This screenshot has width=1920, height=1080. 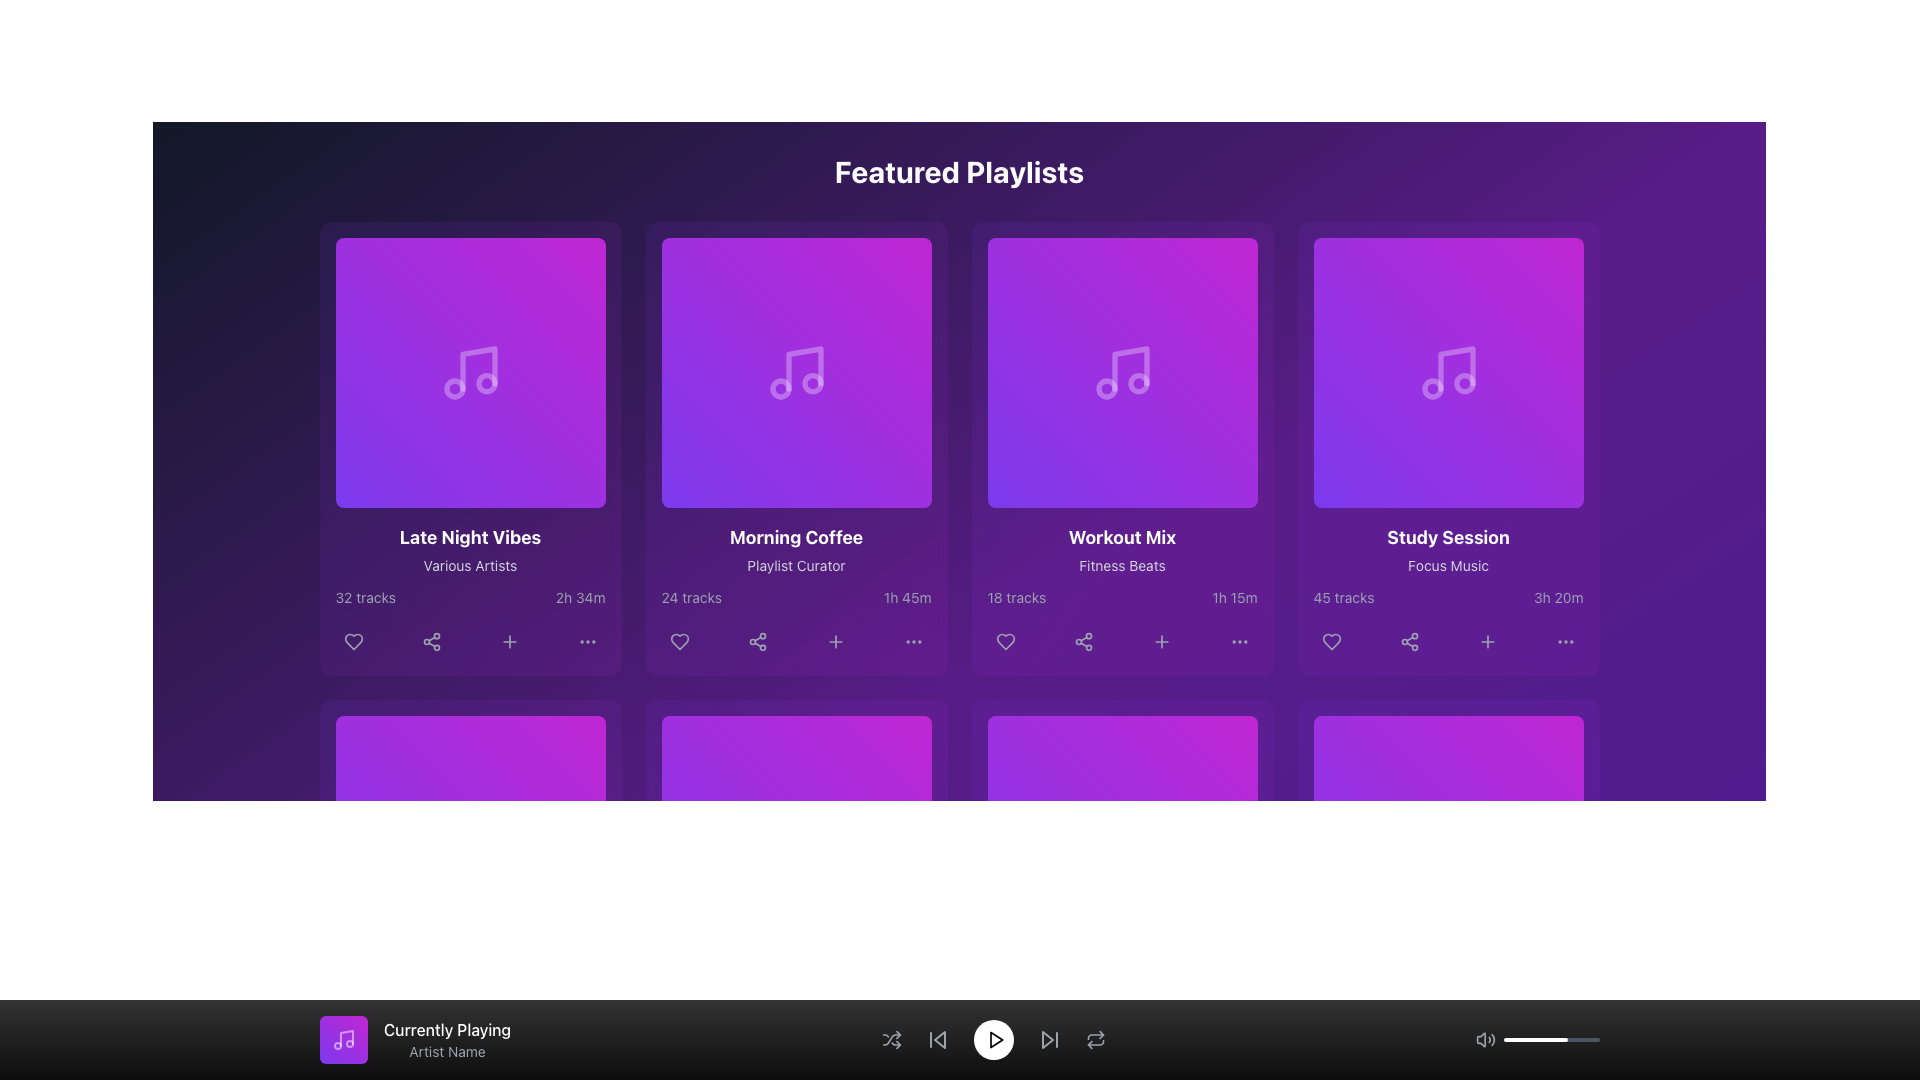 What do you see at coordinates (477, 369) in the screenshot?
I see `the thin black line forming the vertical bar of the musical note graphic located at the center of the 'Late Night Vibes' card` at bounding box center [477, 369].